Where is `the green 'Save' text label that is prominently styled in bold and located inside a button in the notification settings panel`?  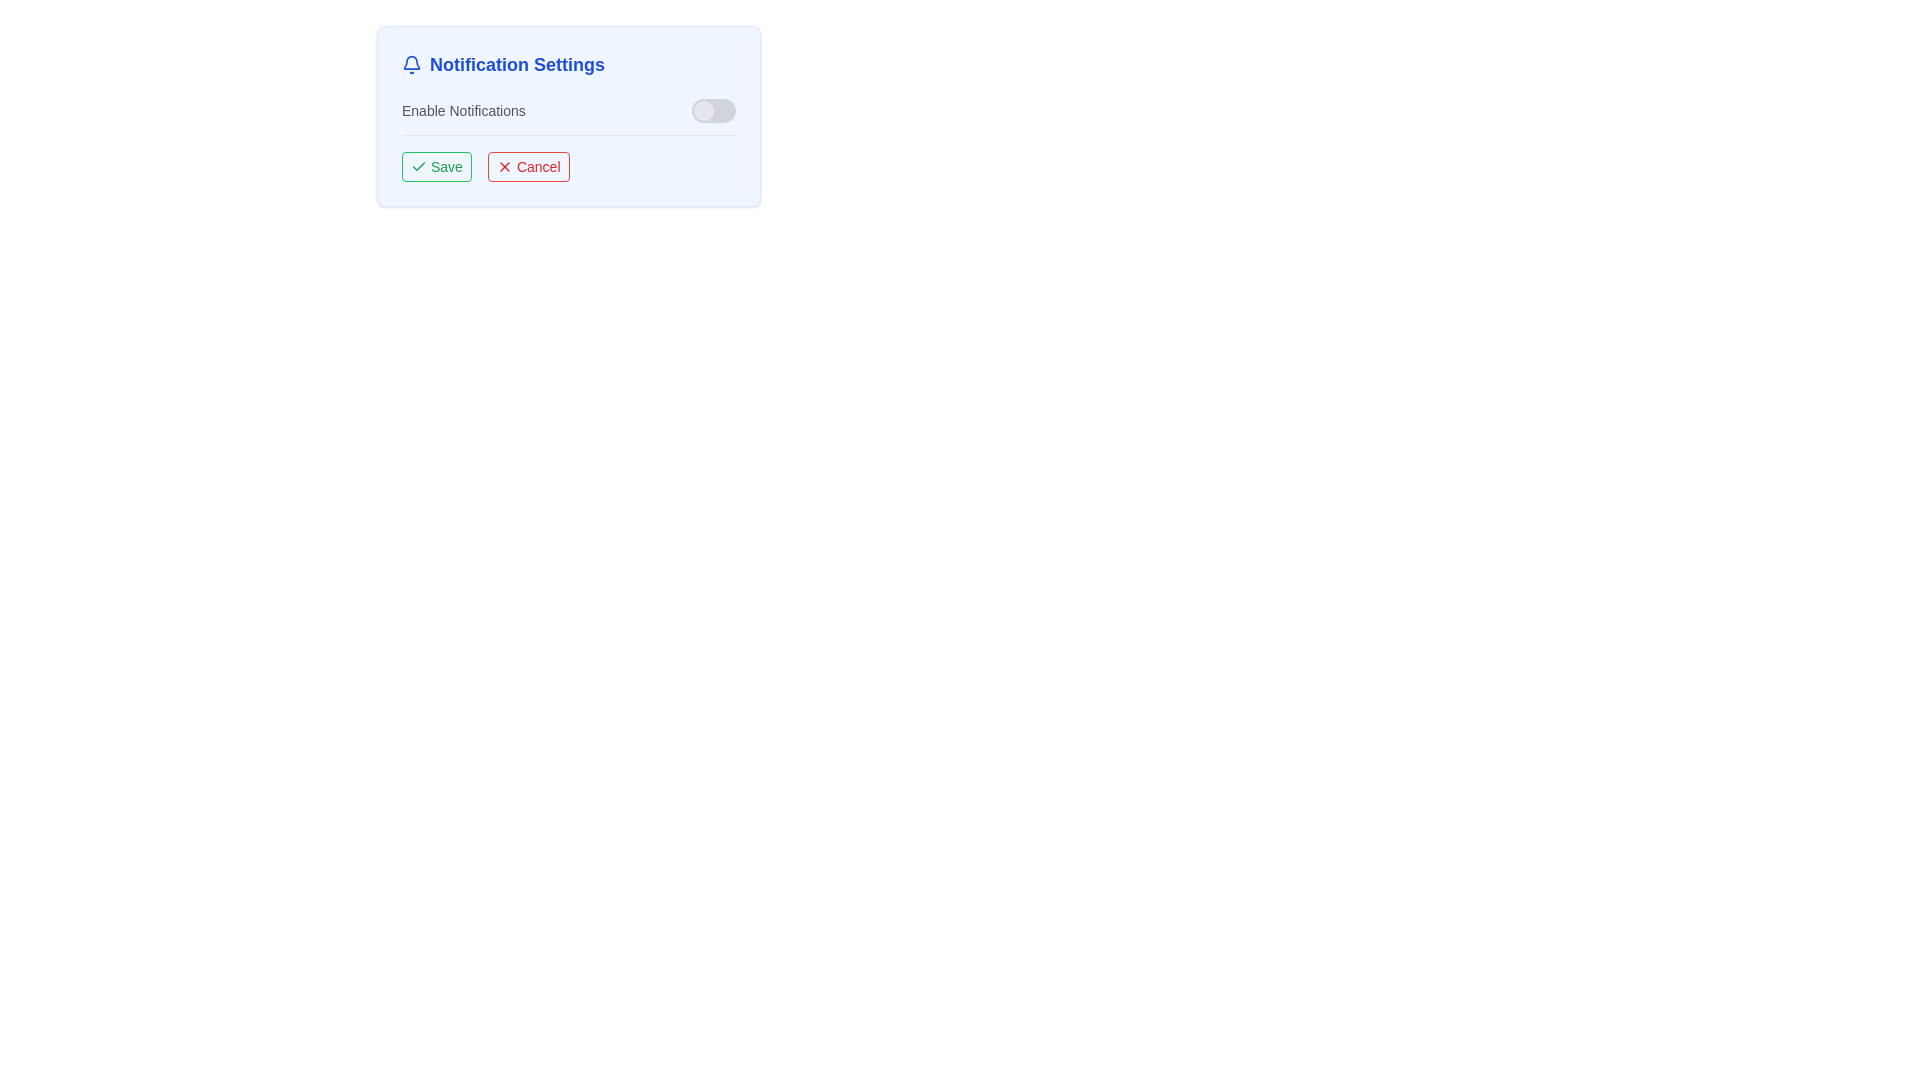
the green 'Save' text label that is prominently styled in bold and located inside a button in the notification settings panel is located at coordinates (445, 165).